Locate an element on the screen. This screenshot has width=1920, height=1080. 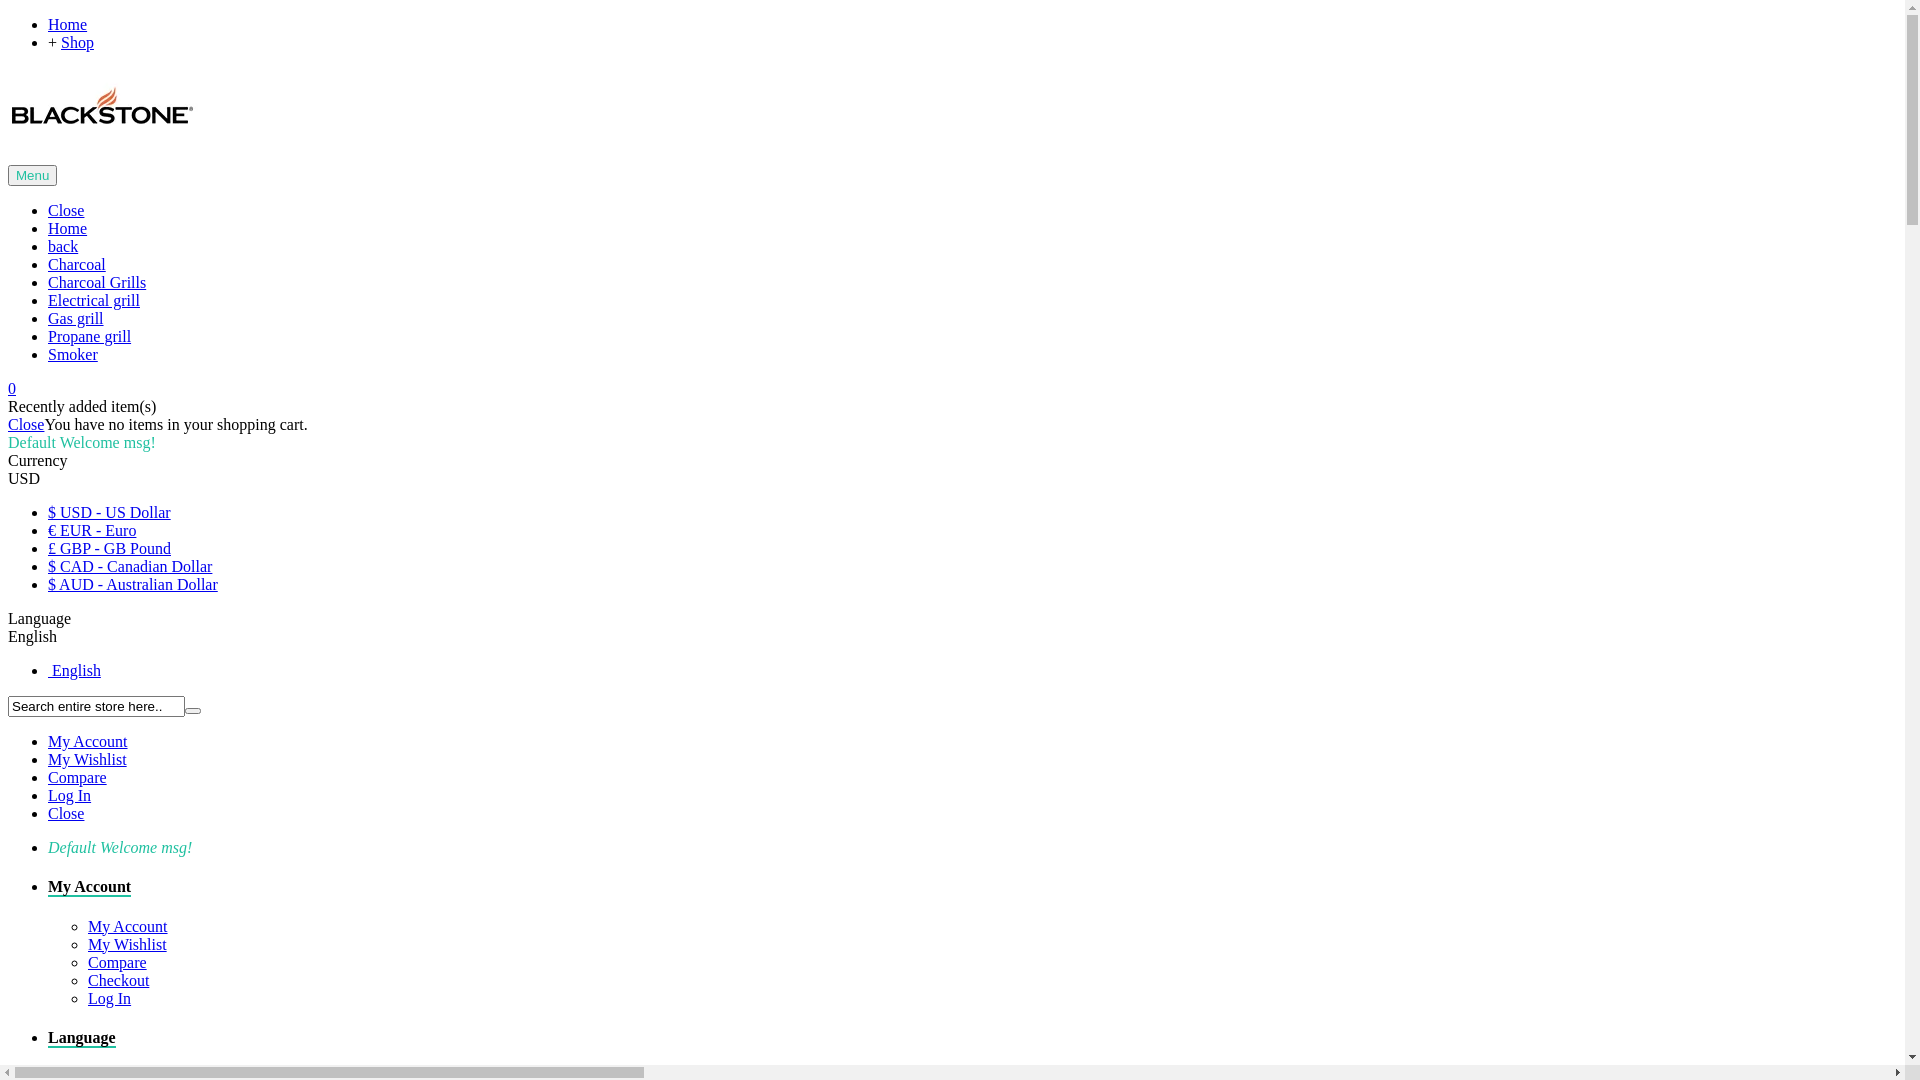
'Gas grill' is located at coordinates (48, 317).